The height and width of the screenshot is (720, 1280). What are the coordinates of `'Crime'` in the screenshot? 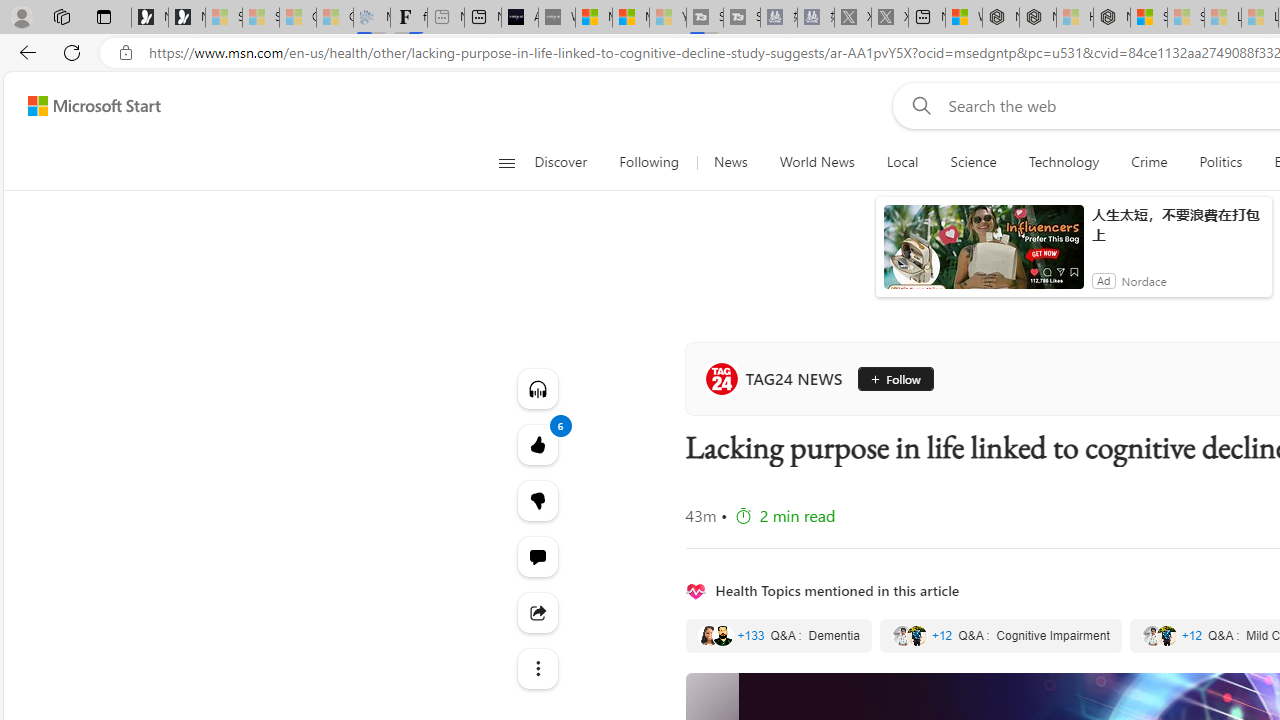 It's located at (1149, 162).